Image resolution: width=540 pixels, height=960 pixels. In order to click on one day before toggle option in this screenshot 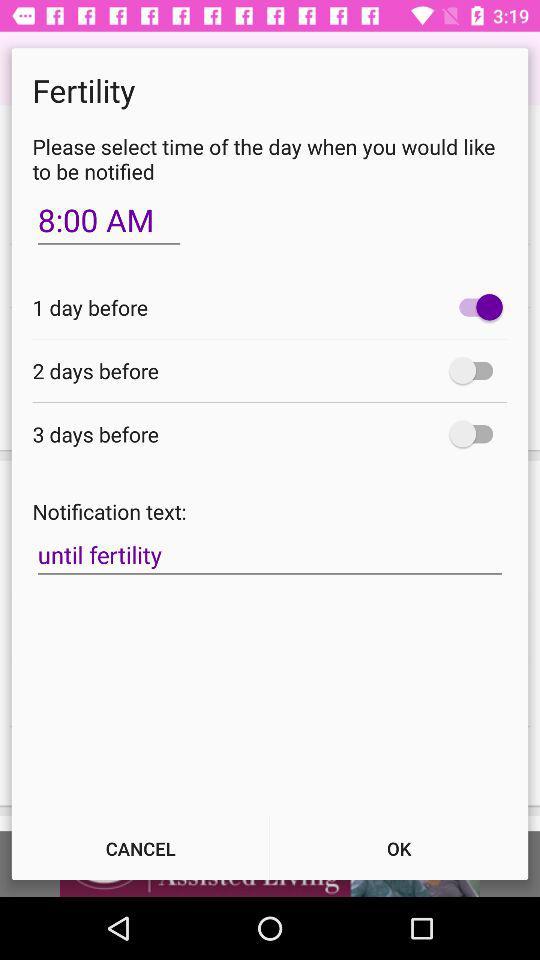, I will do `click(475, 307)`.